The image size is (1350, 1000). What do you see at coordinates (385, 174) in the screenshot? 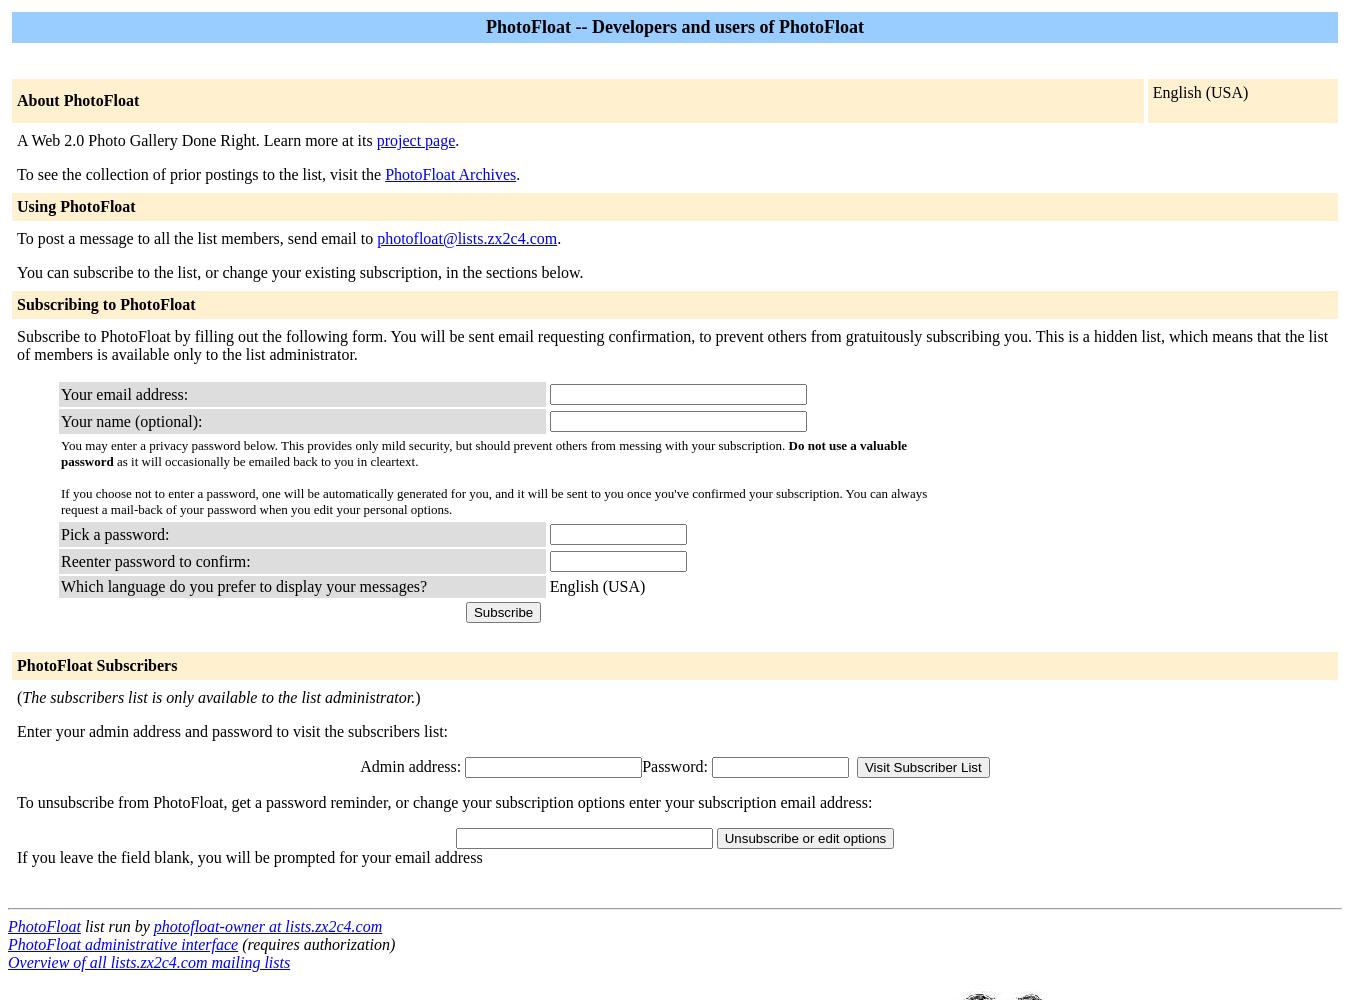
I see `'PhotoFloat
		  Archives'` at bounding box center [385, 174].